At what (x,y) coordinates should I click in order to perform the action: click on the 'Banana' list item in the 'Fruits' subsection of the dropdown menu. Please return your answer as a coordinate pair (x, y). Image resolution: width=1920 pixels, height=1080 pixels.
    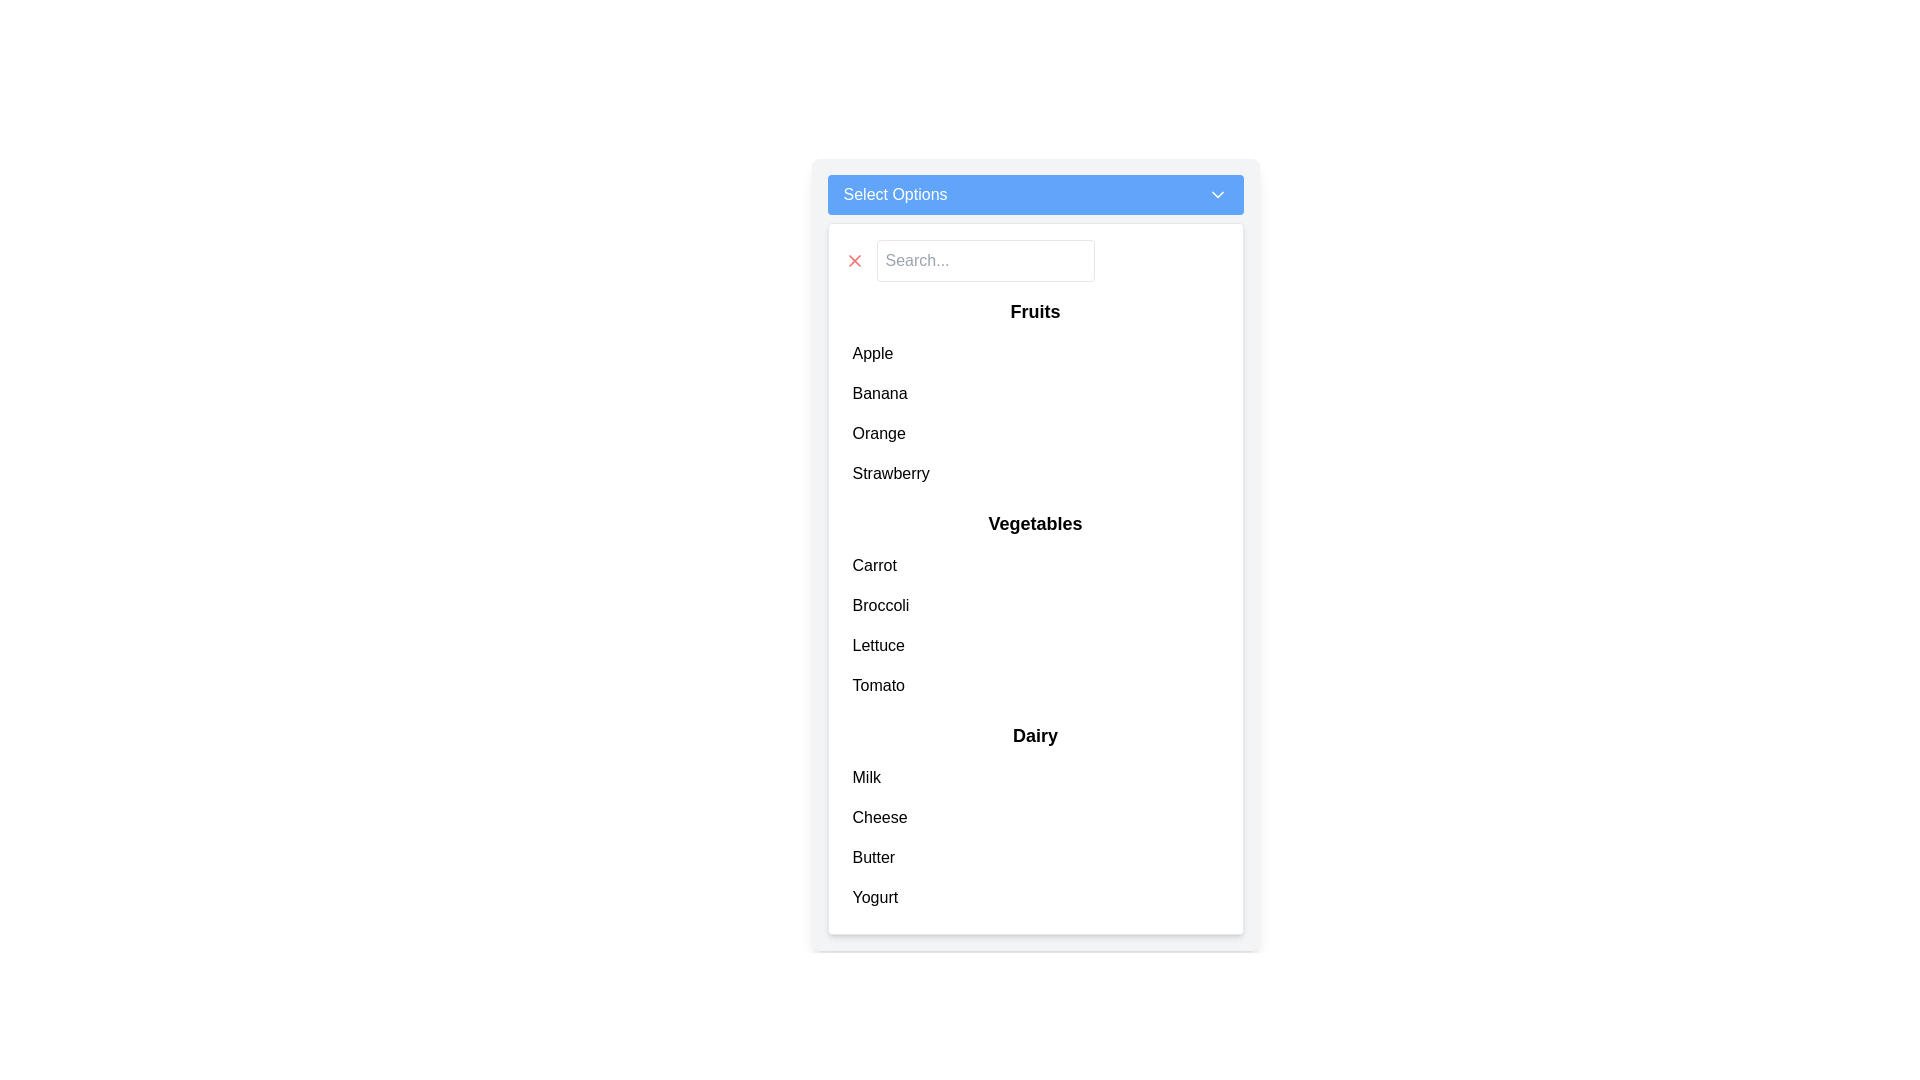
    Looking at the image, I should click on (1035, 393).